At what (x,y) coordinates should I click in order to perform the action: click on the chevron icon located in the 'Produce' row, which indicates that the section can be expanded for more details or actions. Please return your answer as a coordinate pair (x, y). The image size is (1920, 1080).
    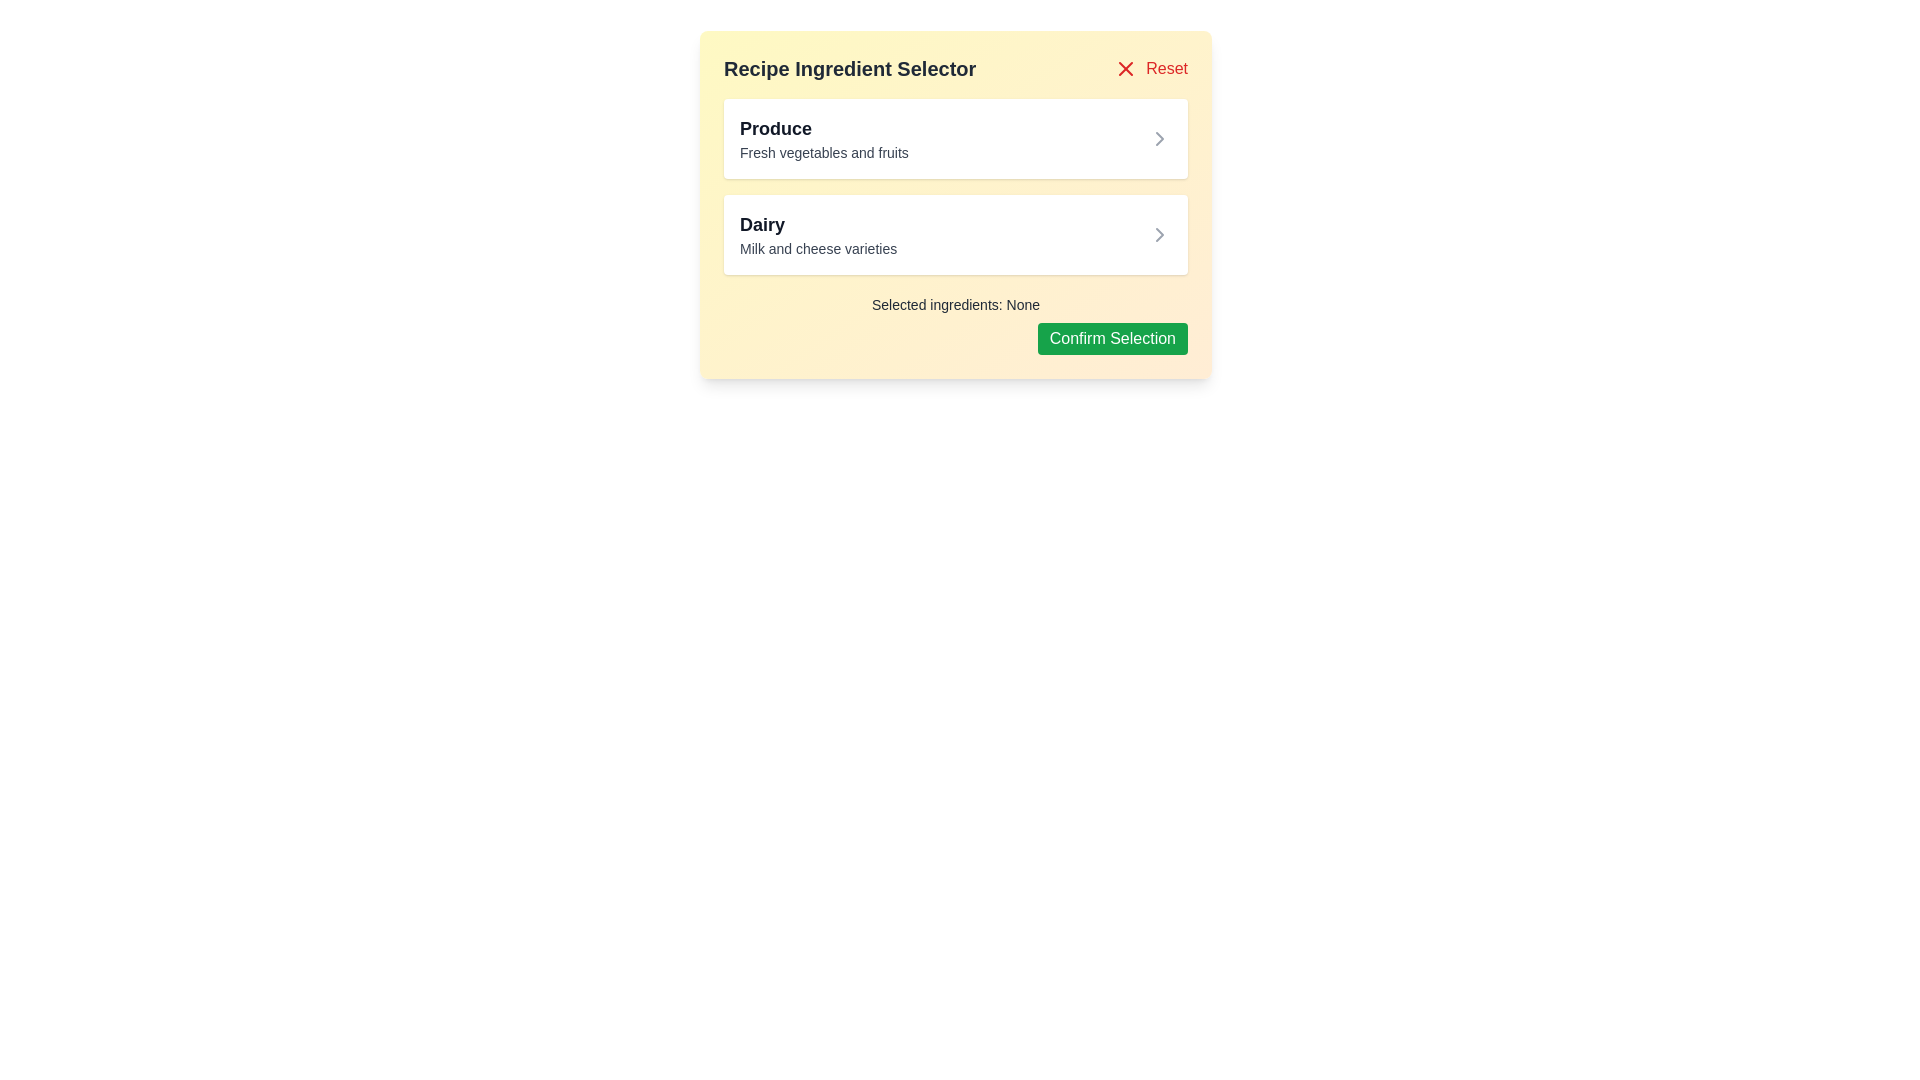
    Looking at the image, I should click on (1160, 137).